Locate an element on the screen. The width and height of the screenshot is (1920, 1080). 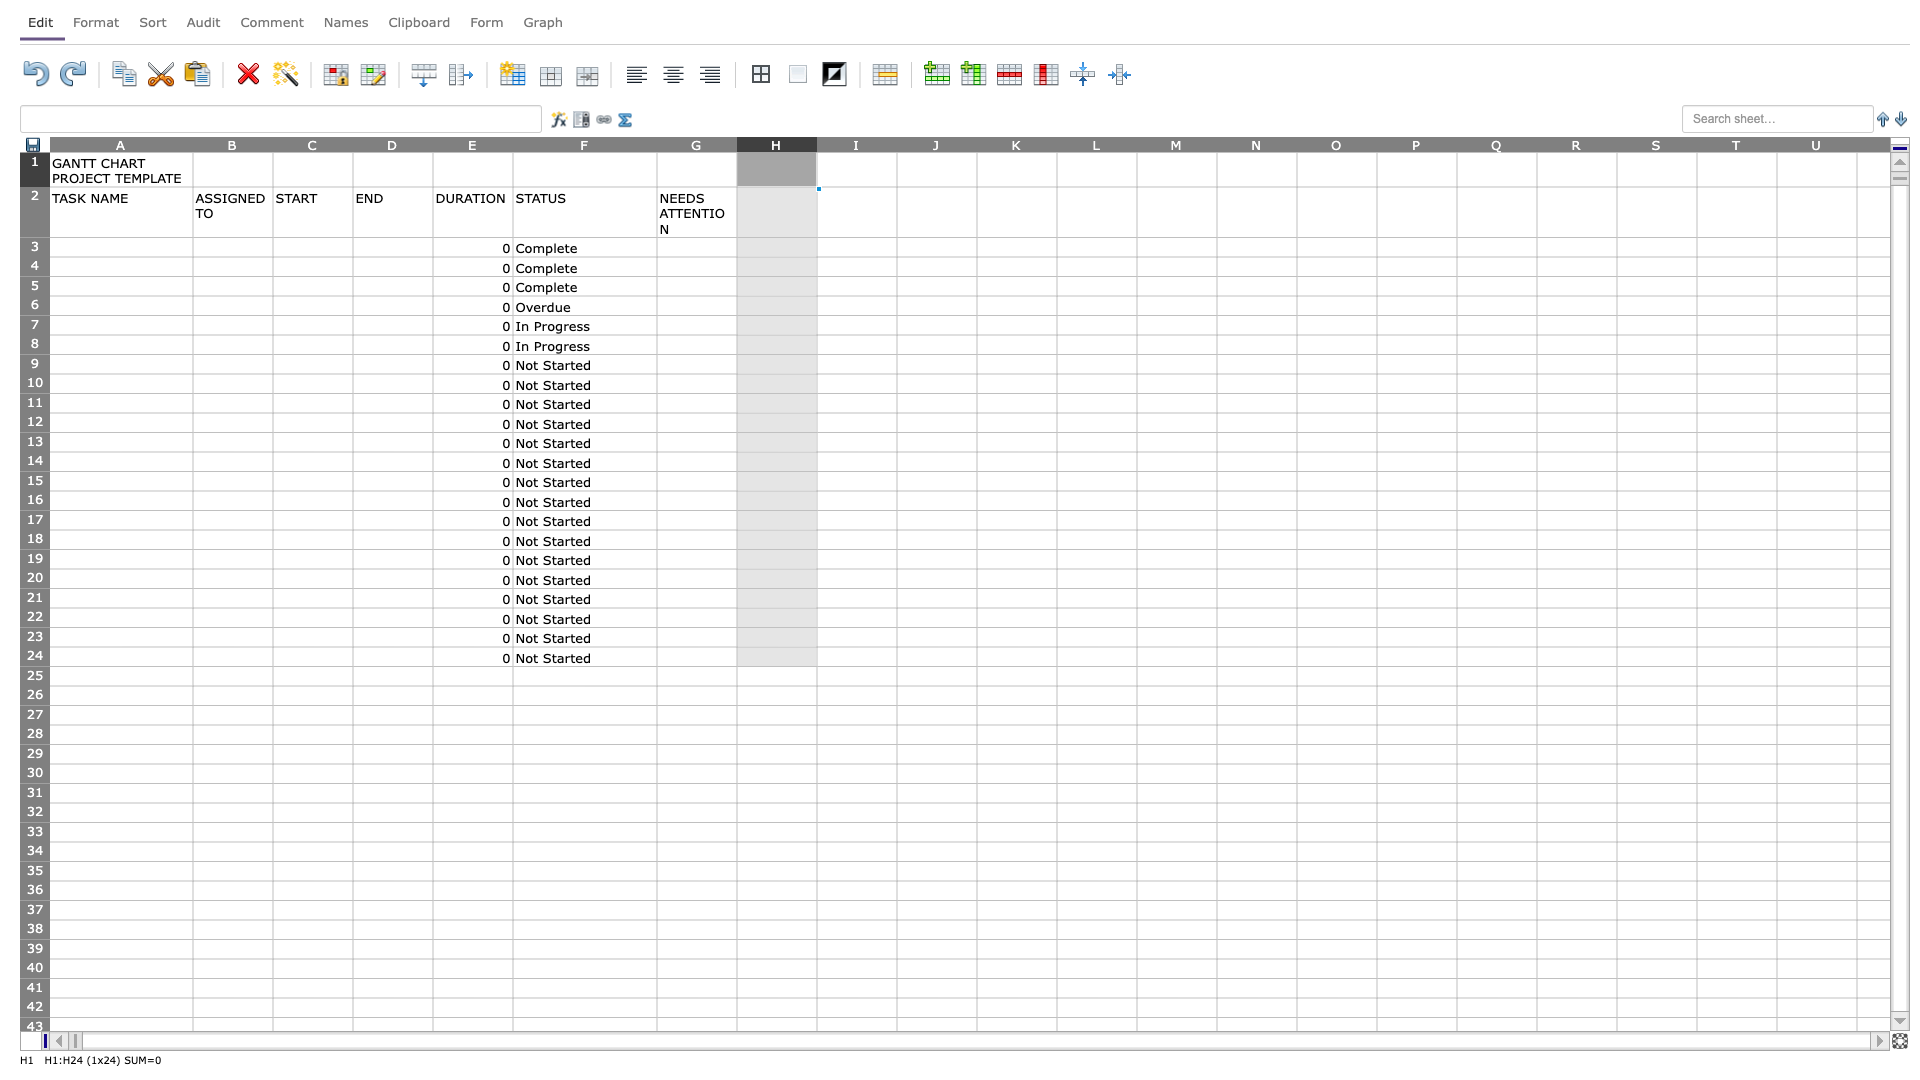
Hover over column J's resize handle is located at coordinates (977, 143).